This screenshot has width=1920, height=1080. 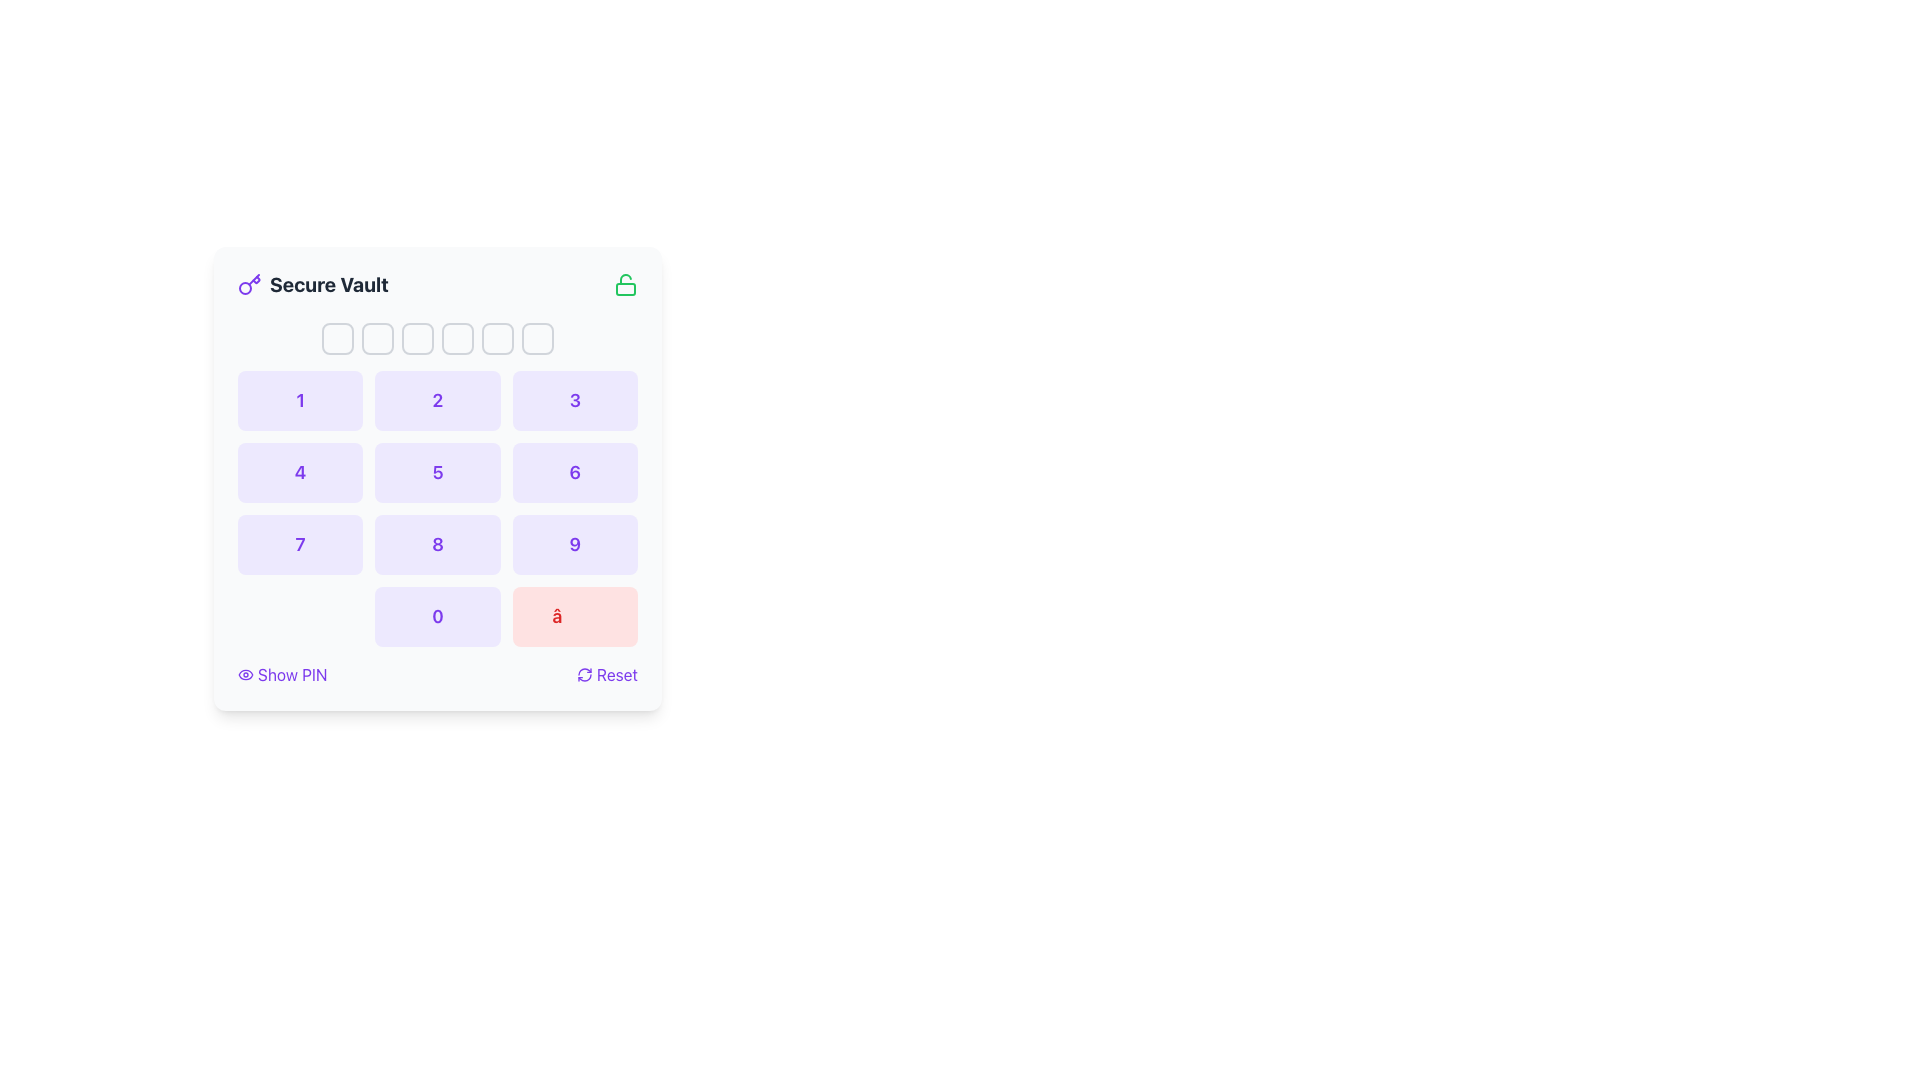 I want to click on the decorative circle element within the key icon located in the top-left corner of the 'Secure Vault' section, so click(x=244, y=288).